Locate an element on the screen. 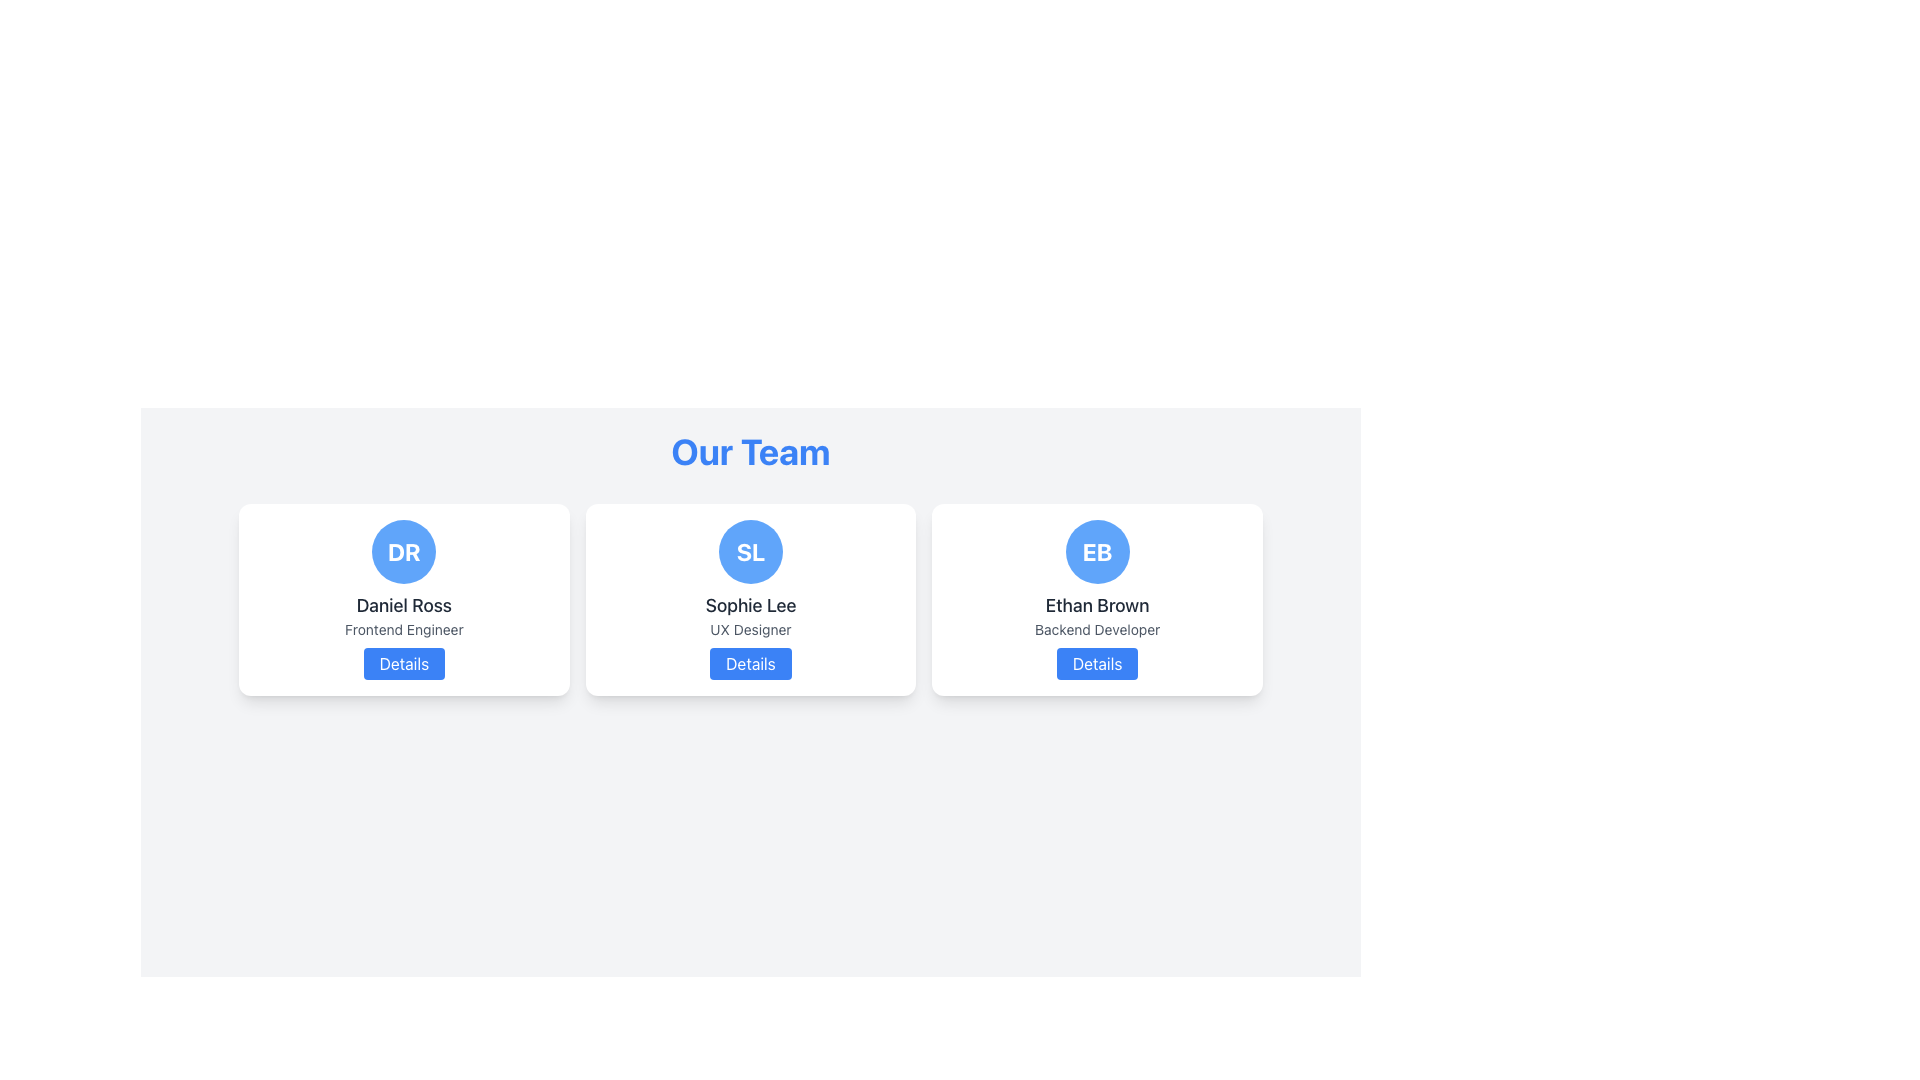  the text label displaying the name of the individual in the team card, located in the 'Our Team' section, centered in the second column, below the avatar labeled 'SL' and above the 'Details' button is located at coordinates (749, 604).